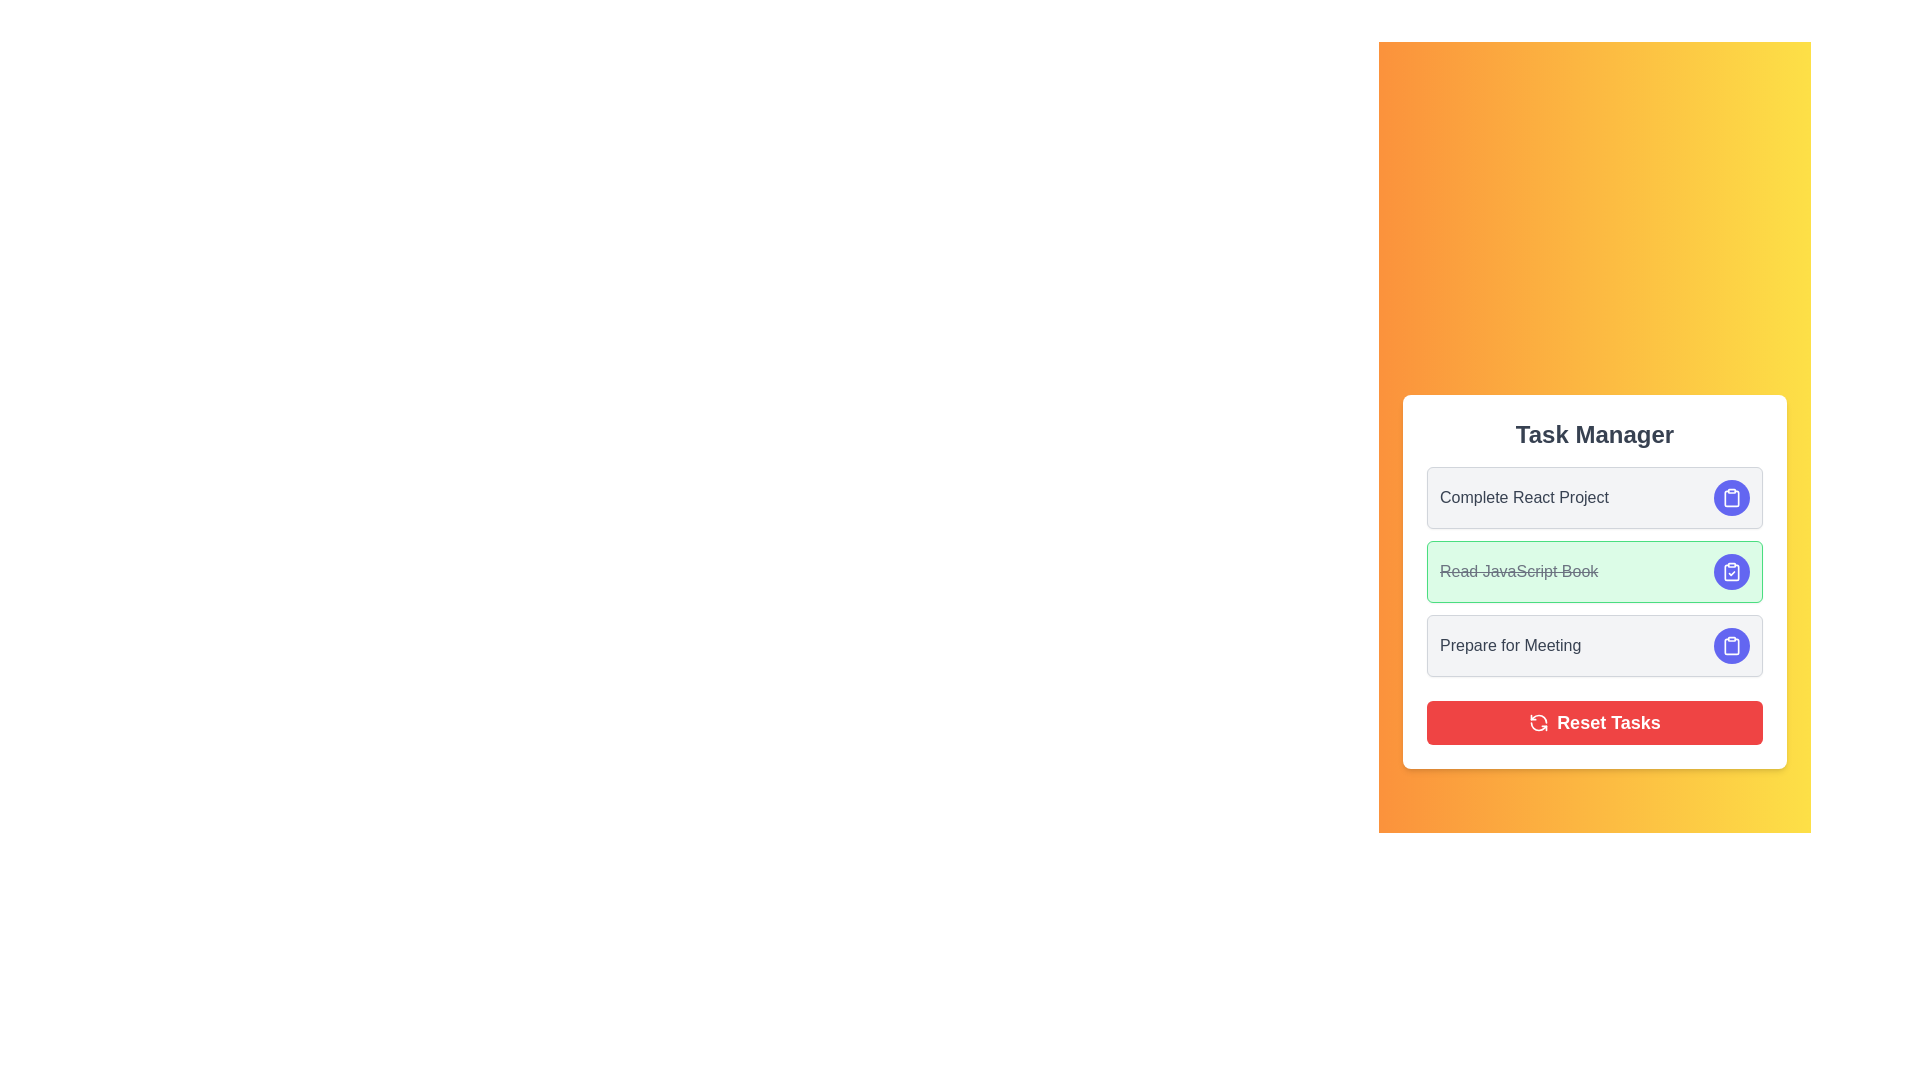  What do you see at coordinates (1731, 496) in the screenshot?
I see `the clipboard icon located at the top-right of the first task item in the list, which is part of a circular purple button` at bounding box center [1731, 496].